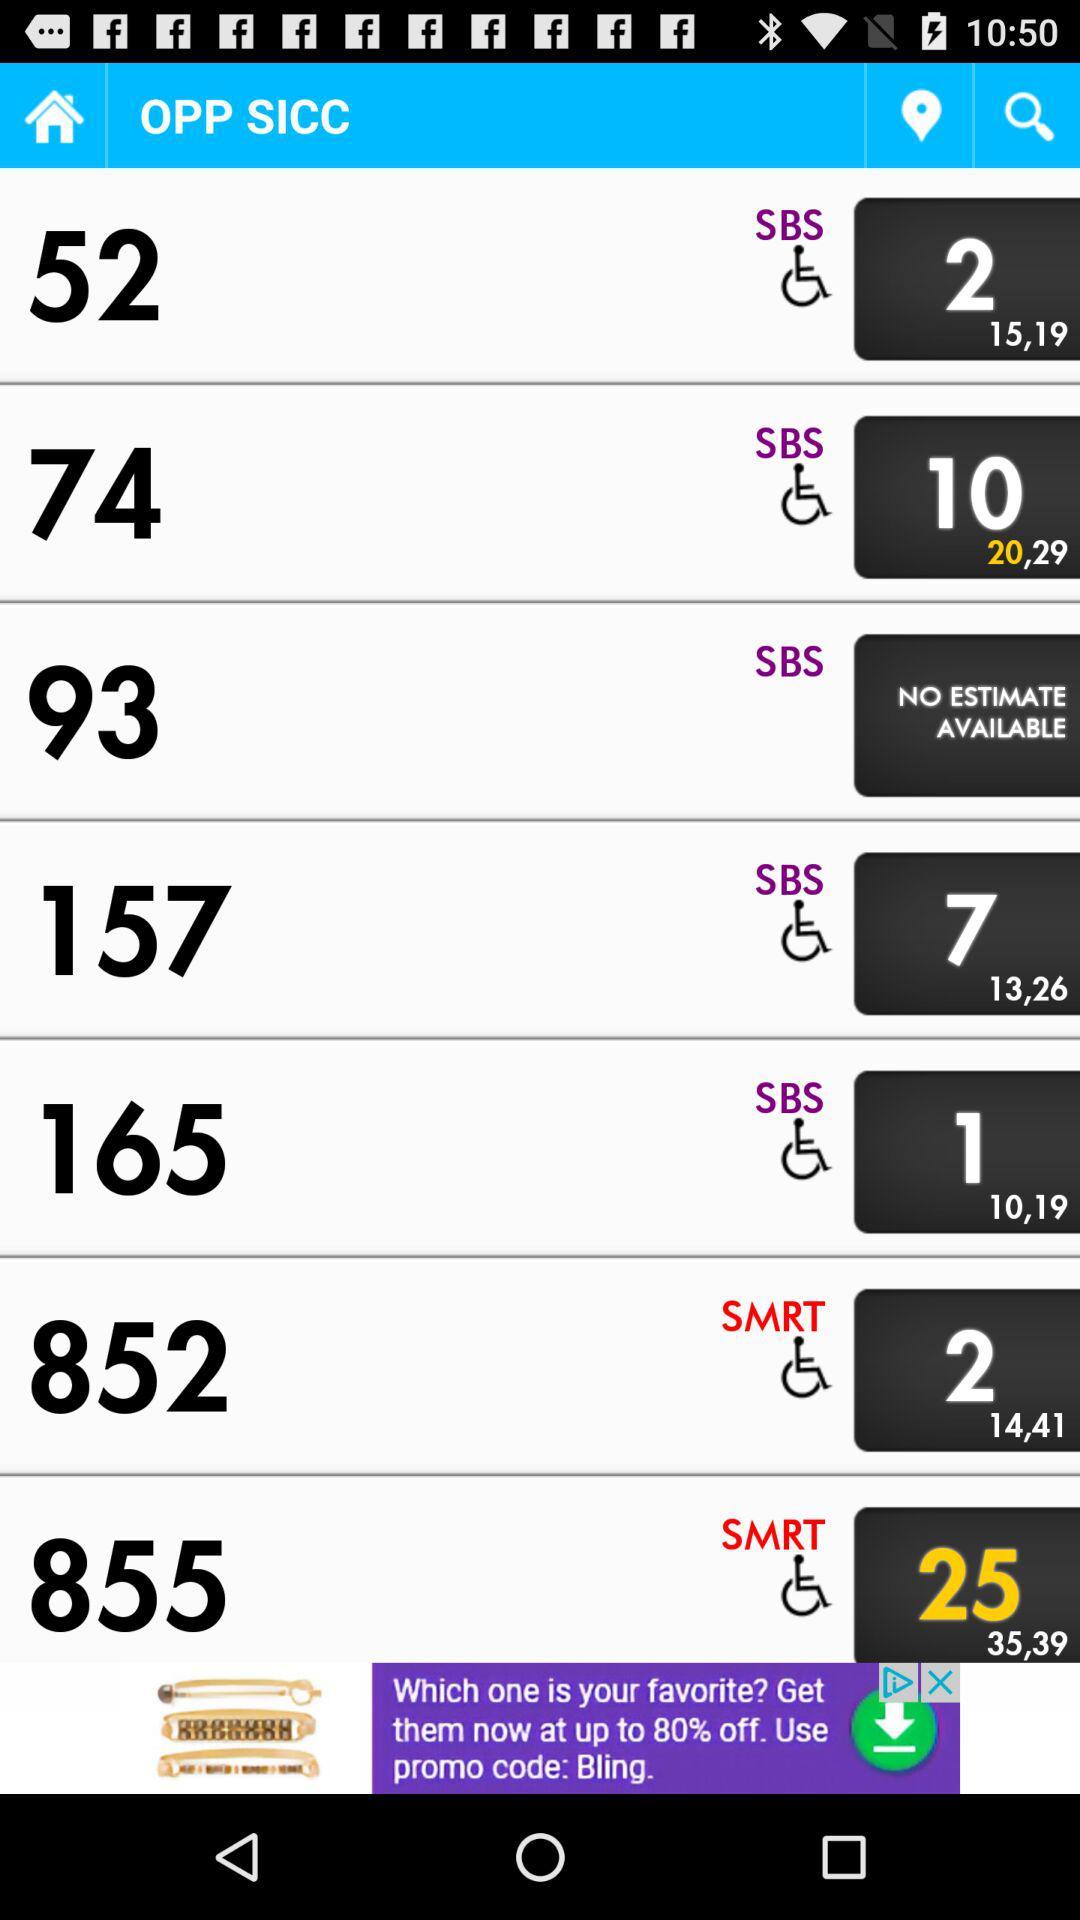  What do you see at coordinates (51, 122) in the screenshot?
I see `the home icon` at bounding box center [51, 122].